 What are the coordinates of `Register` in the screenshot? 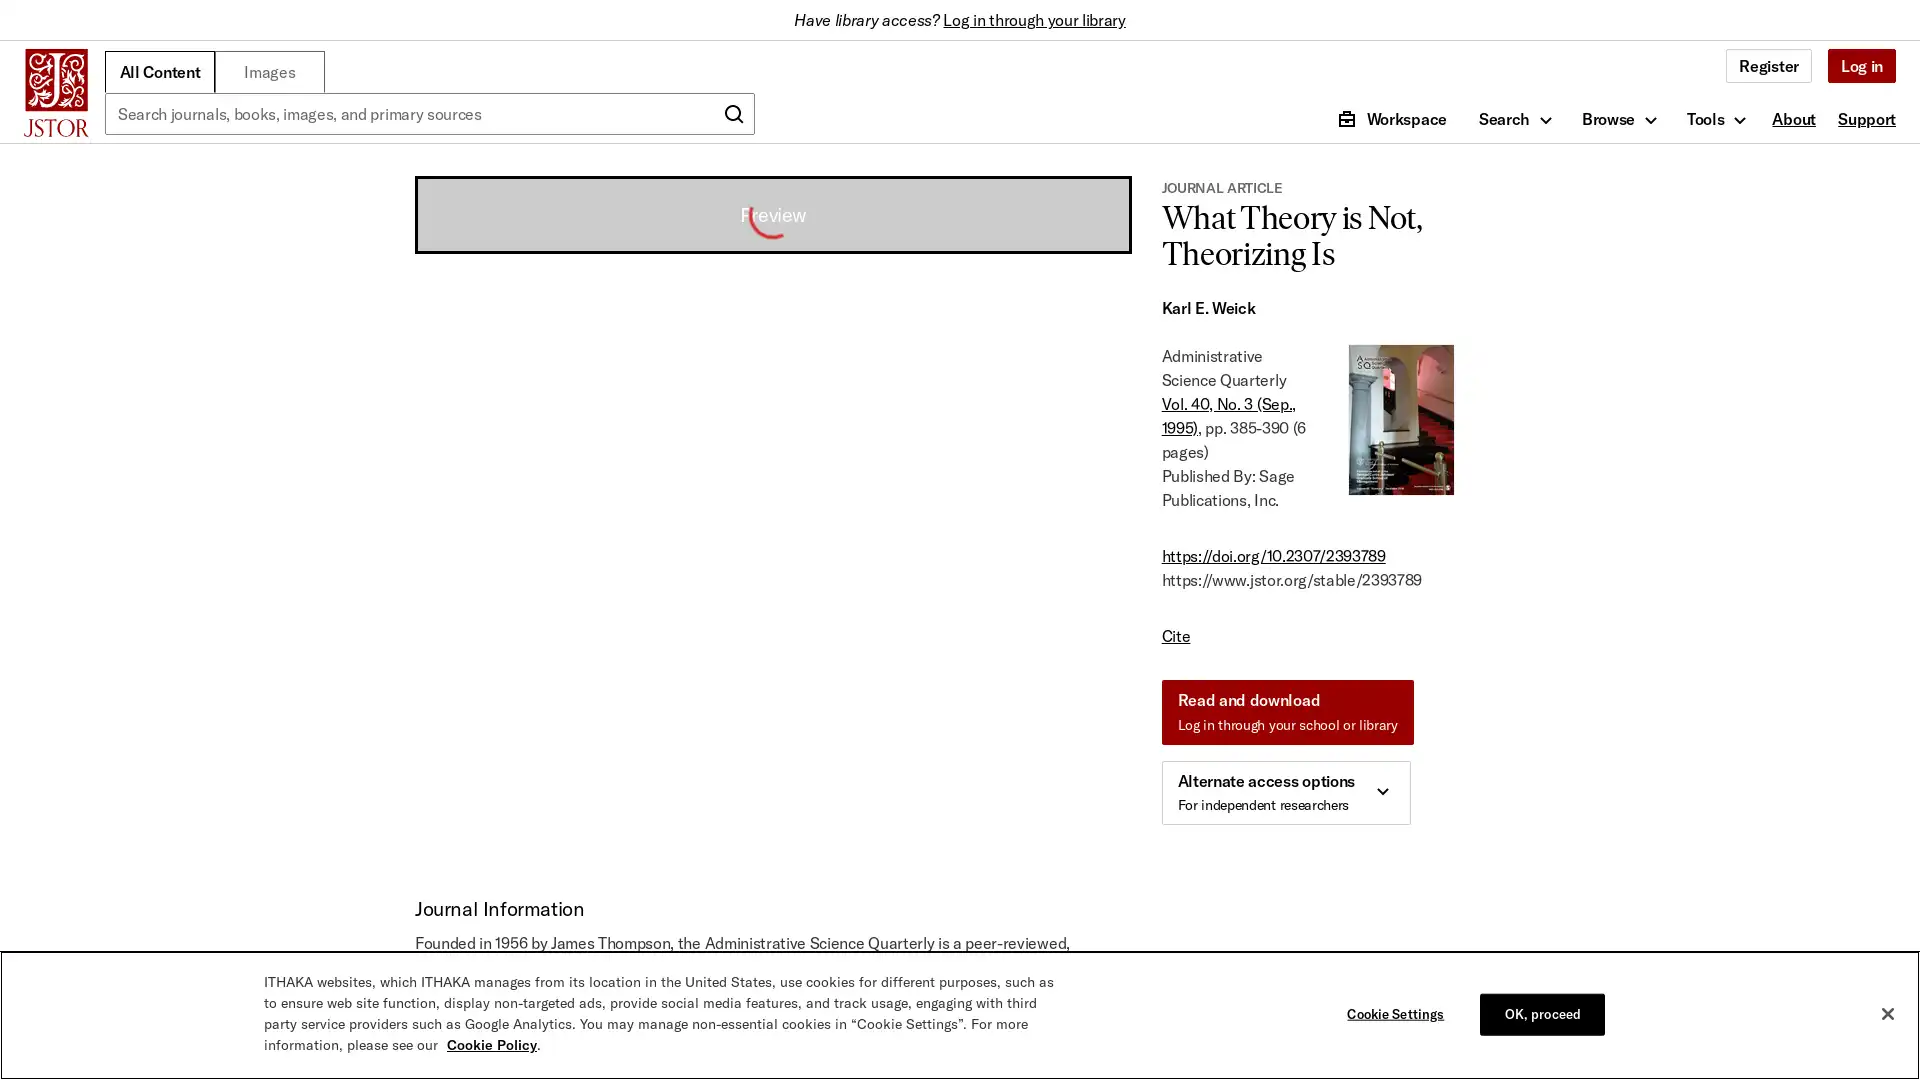 It's located at (1768, 64).